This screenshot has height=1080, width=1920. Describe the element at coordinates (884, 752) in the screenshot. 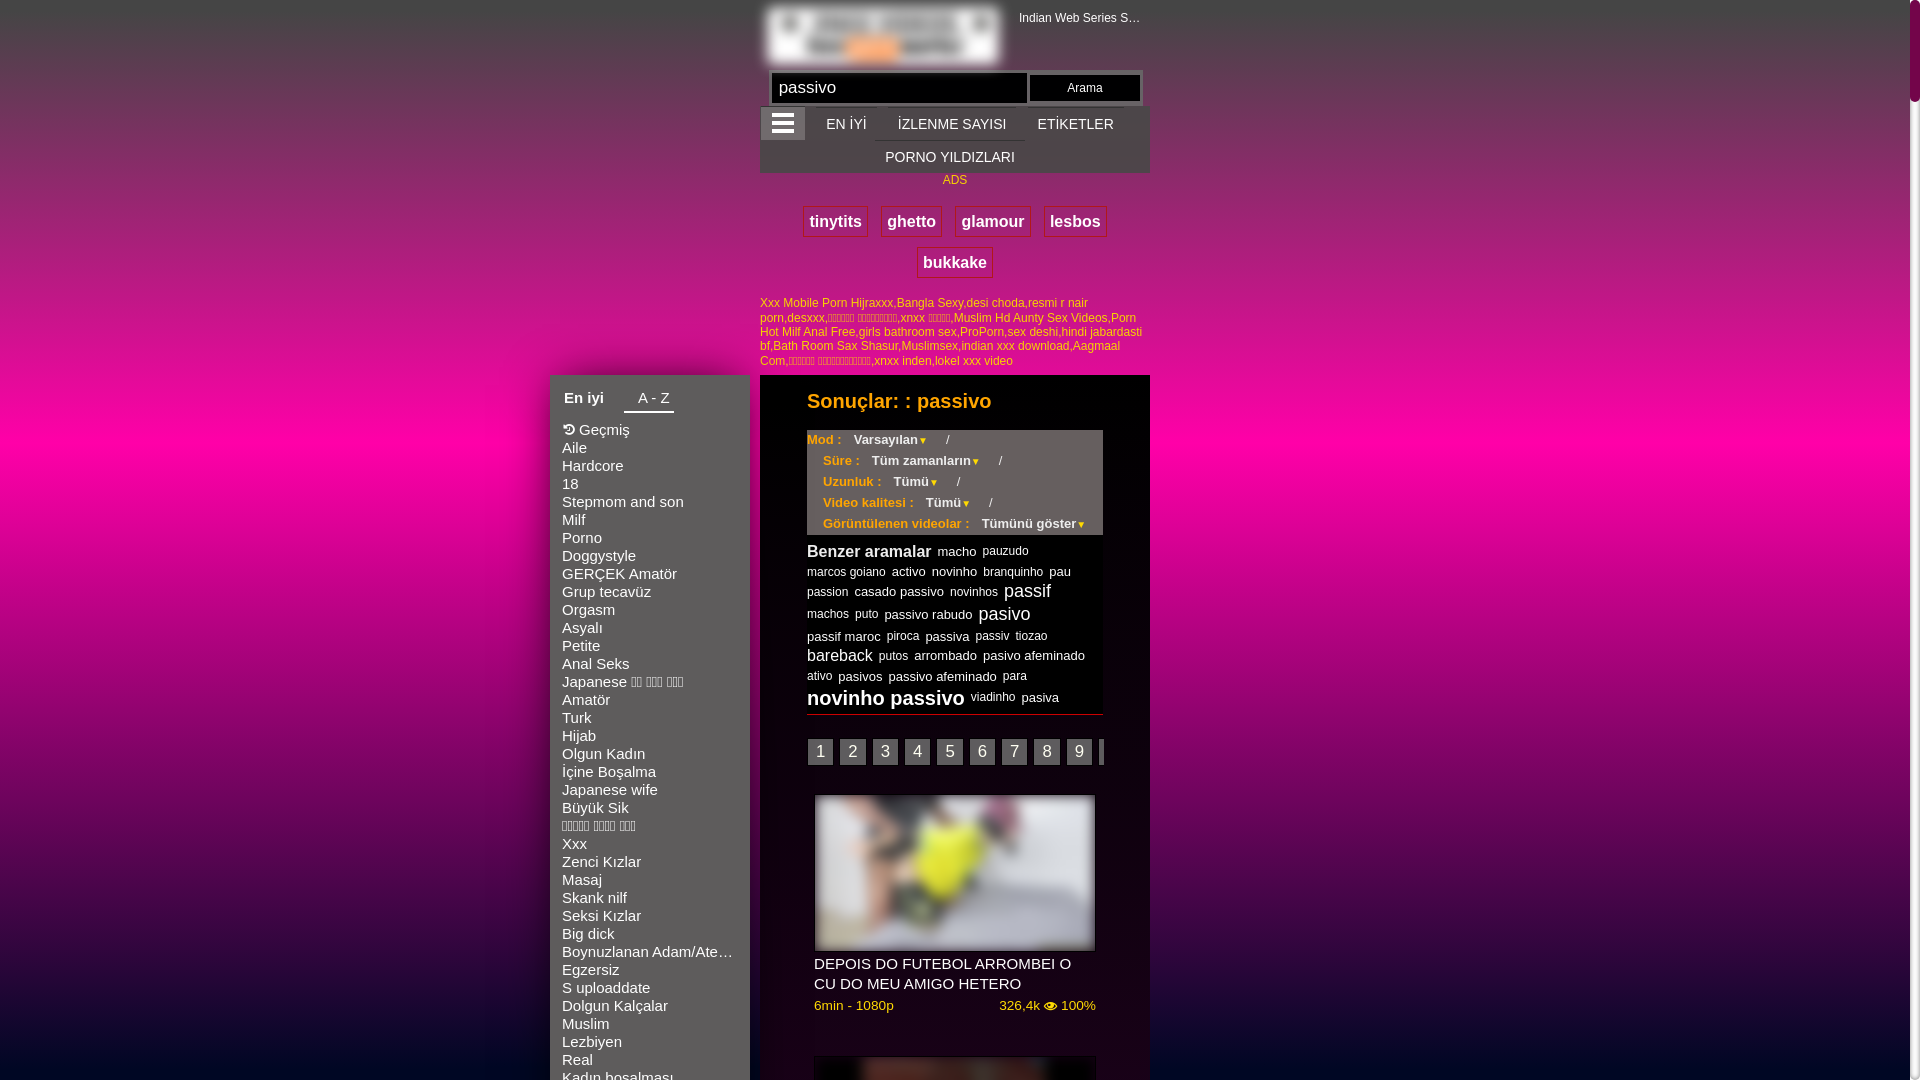

I see `'3'` at that location.